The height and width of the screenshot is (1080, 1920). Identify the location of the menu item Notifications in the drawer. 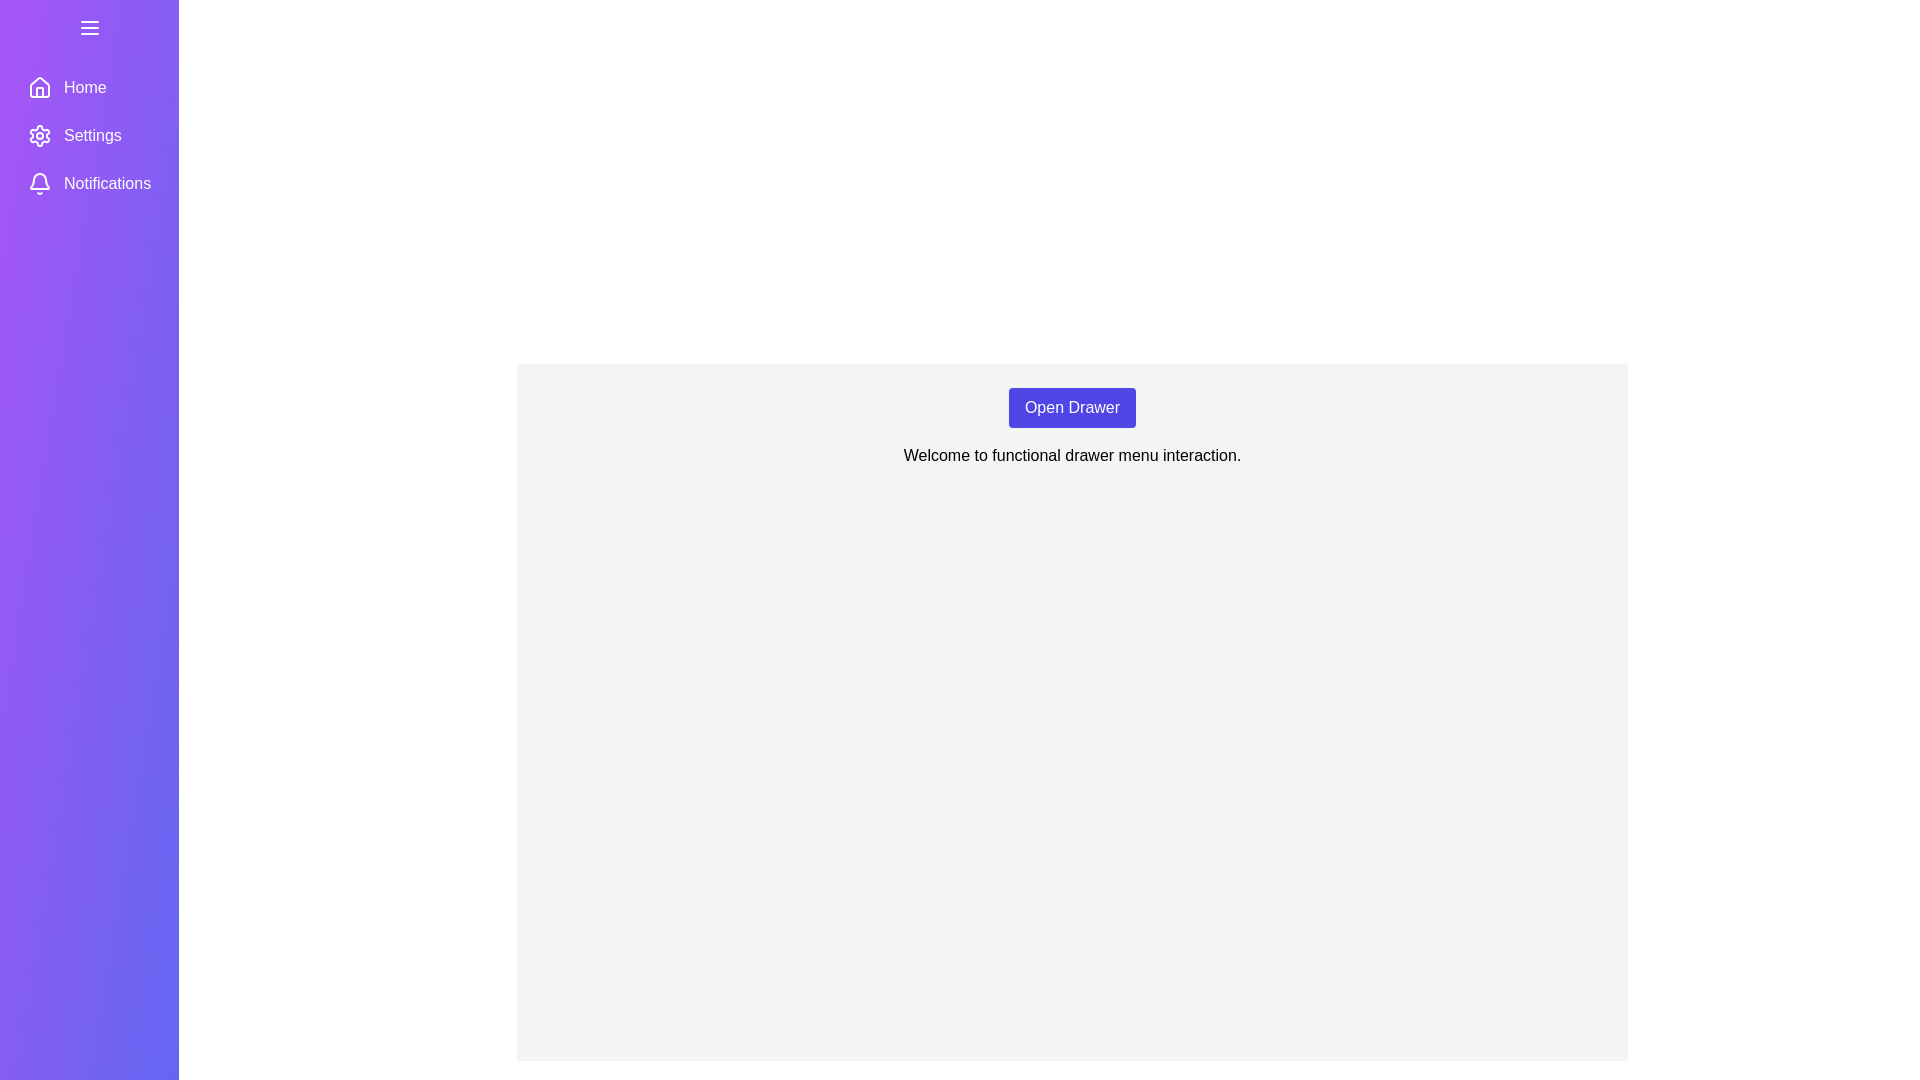
(88, 184).